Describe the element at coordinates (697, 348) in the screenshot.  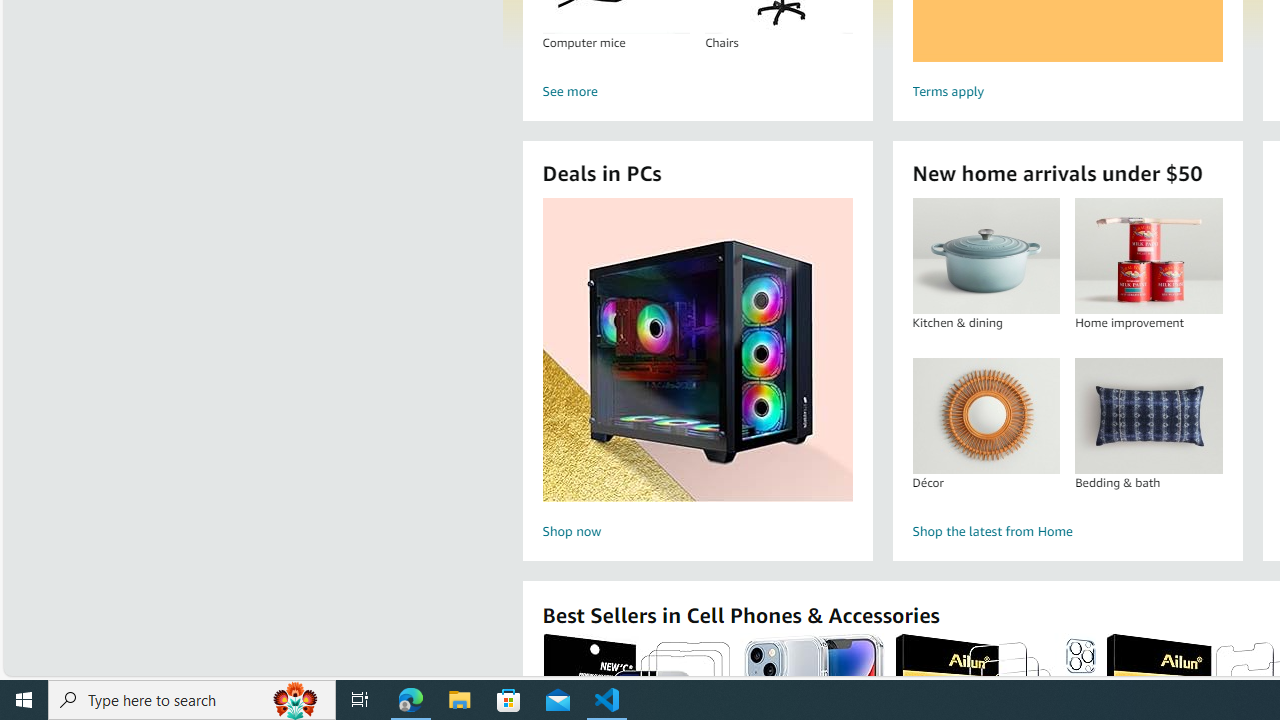
I see `'Deals in PCs'` at that location.